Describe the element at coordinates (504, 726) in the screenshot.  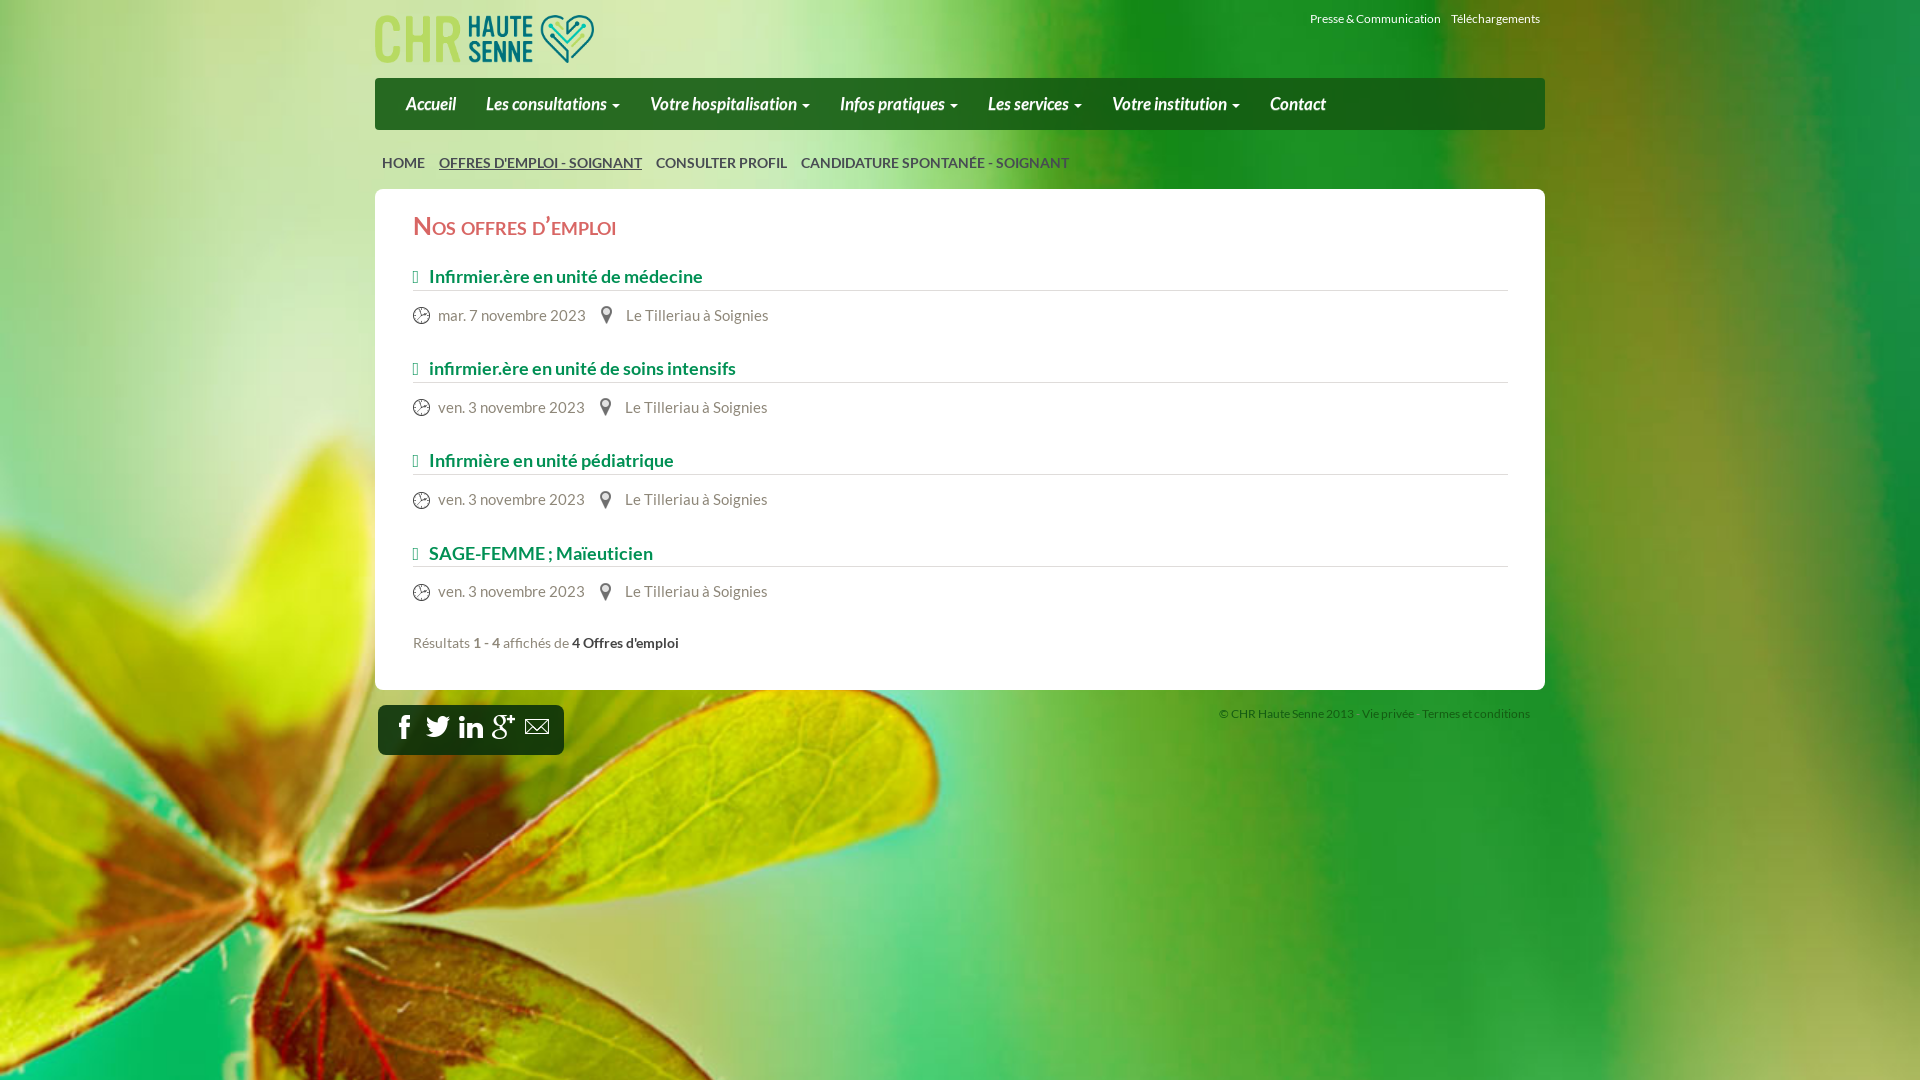
I see `'Google+'` at that location.